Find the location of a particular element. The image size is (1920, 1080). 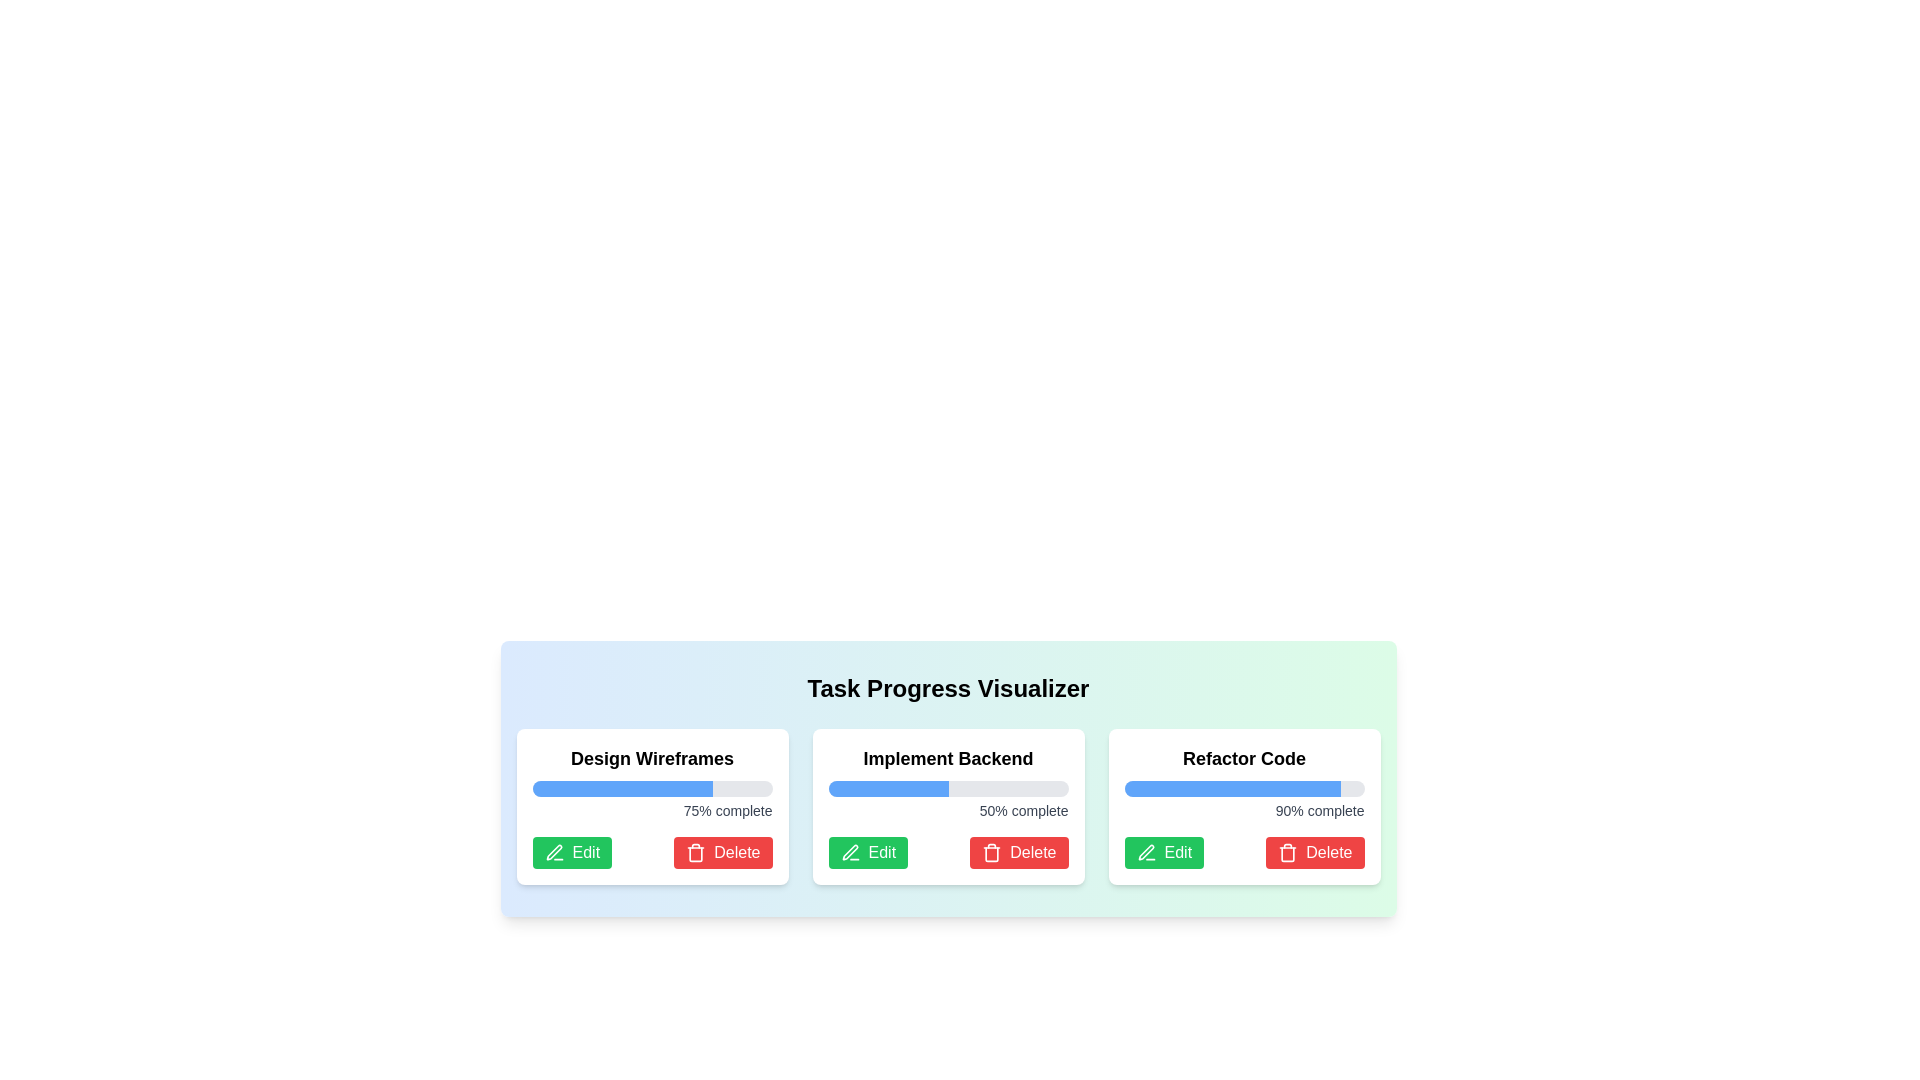

the horizontal progress bar styled as a rounded rectangle, located below the title 'Implement Backend' in the second card of the task visualizer is located at coordinates (947, 788).